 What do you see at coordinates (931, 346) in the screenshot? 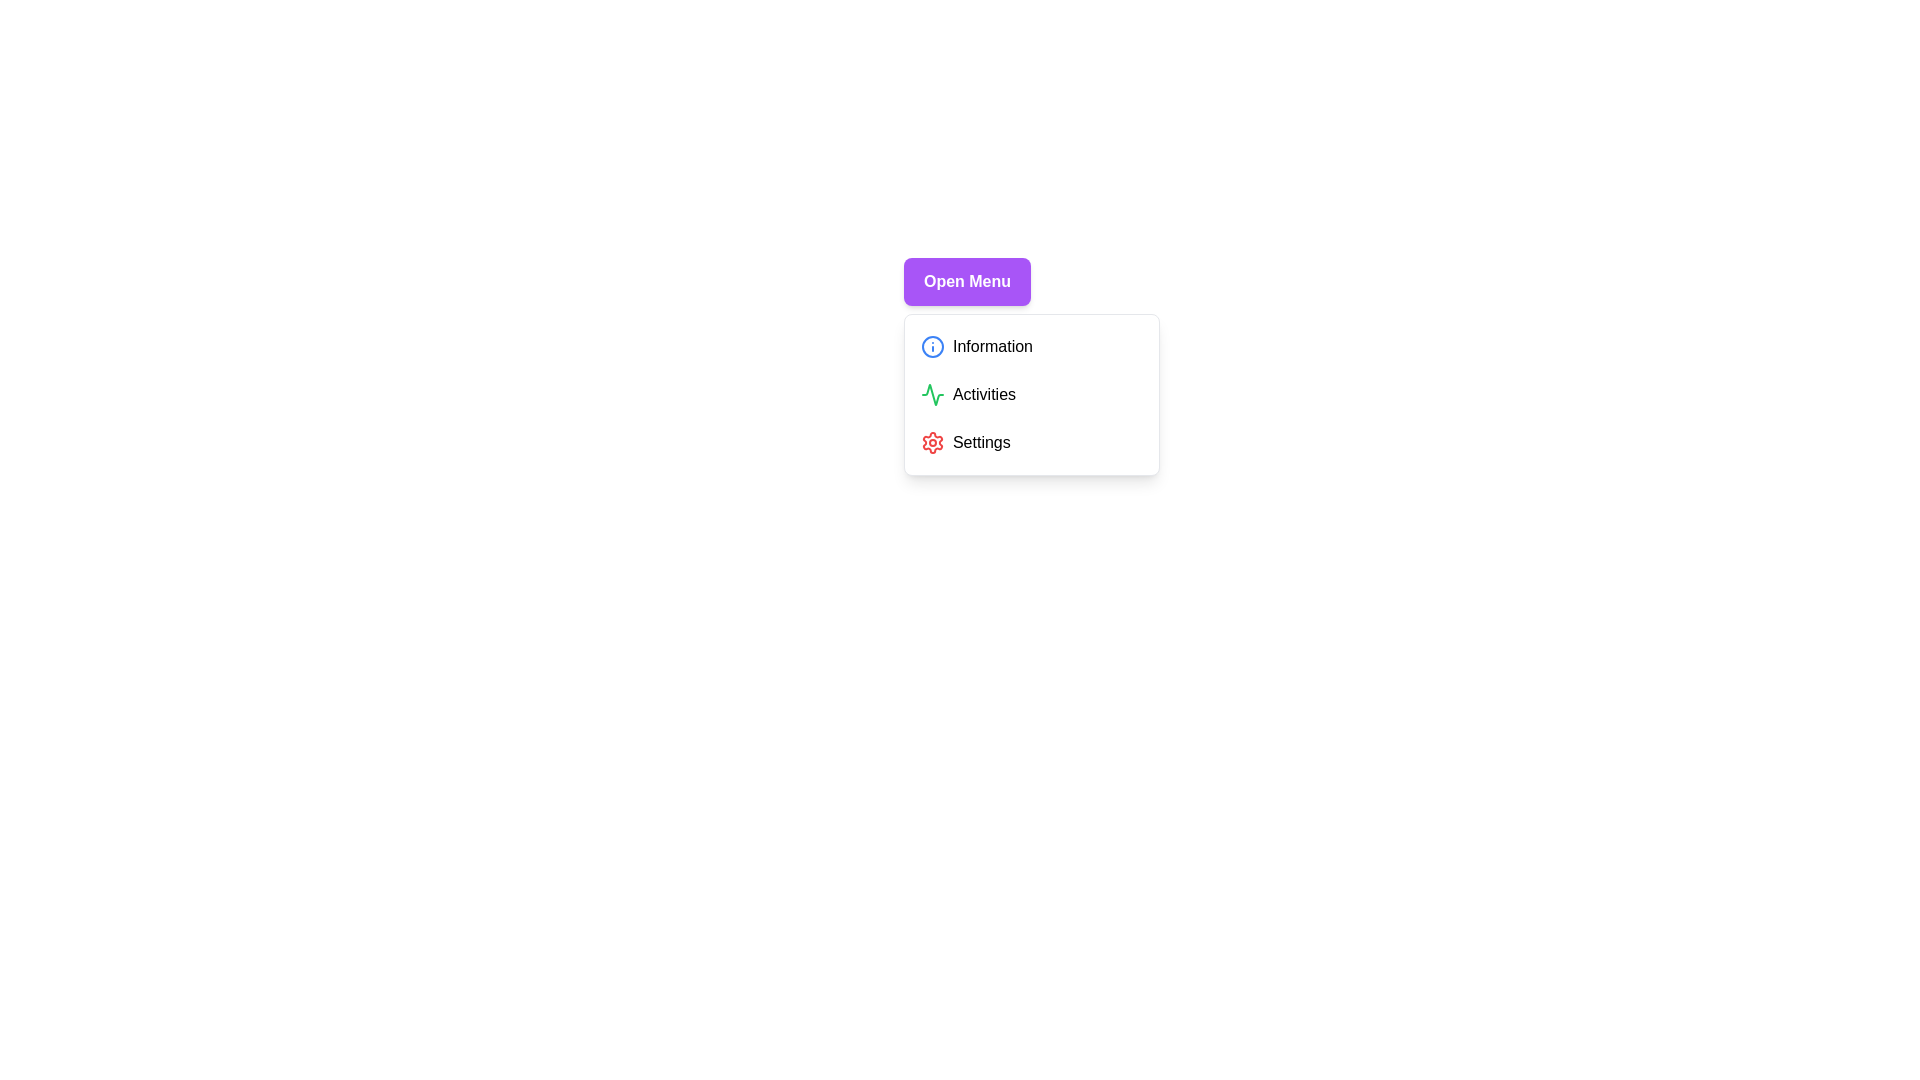
I see `the menu item with the icon of color blue` at bounding box center [931, 346].